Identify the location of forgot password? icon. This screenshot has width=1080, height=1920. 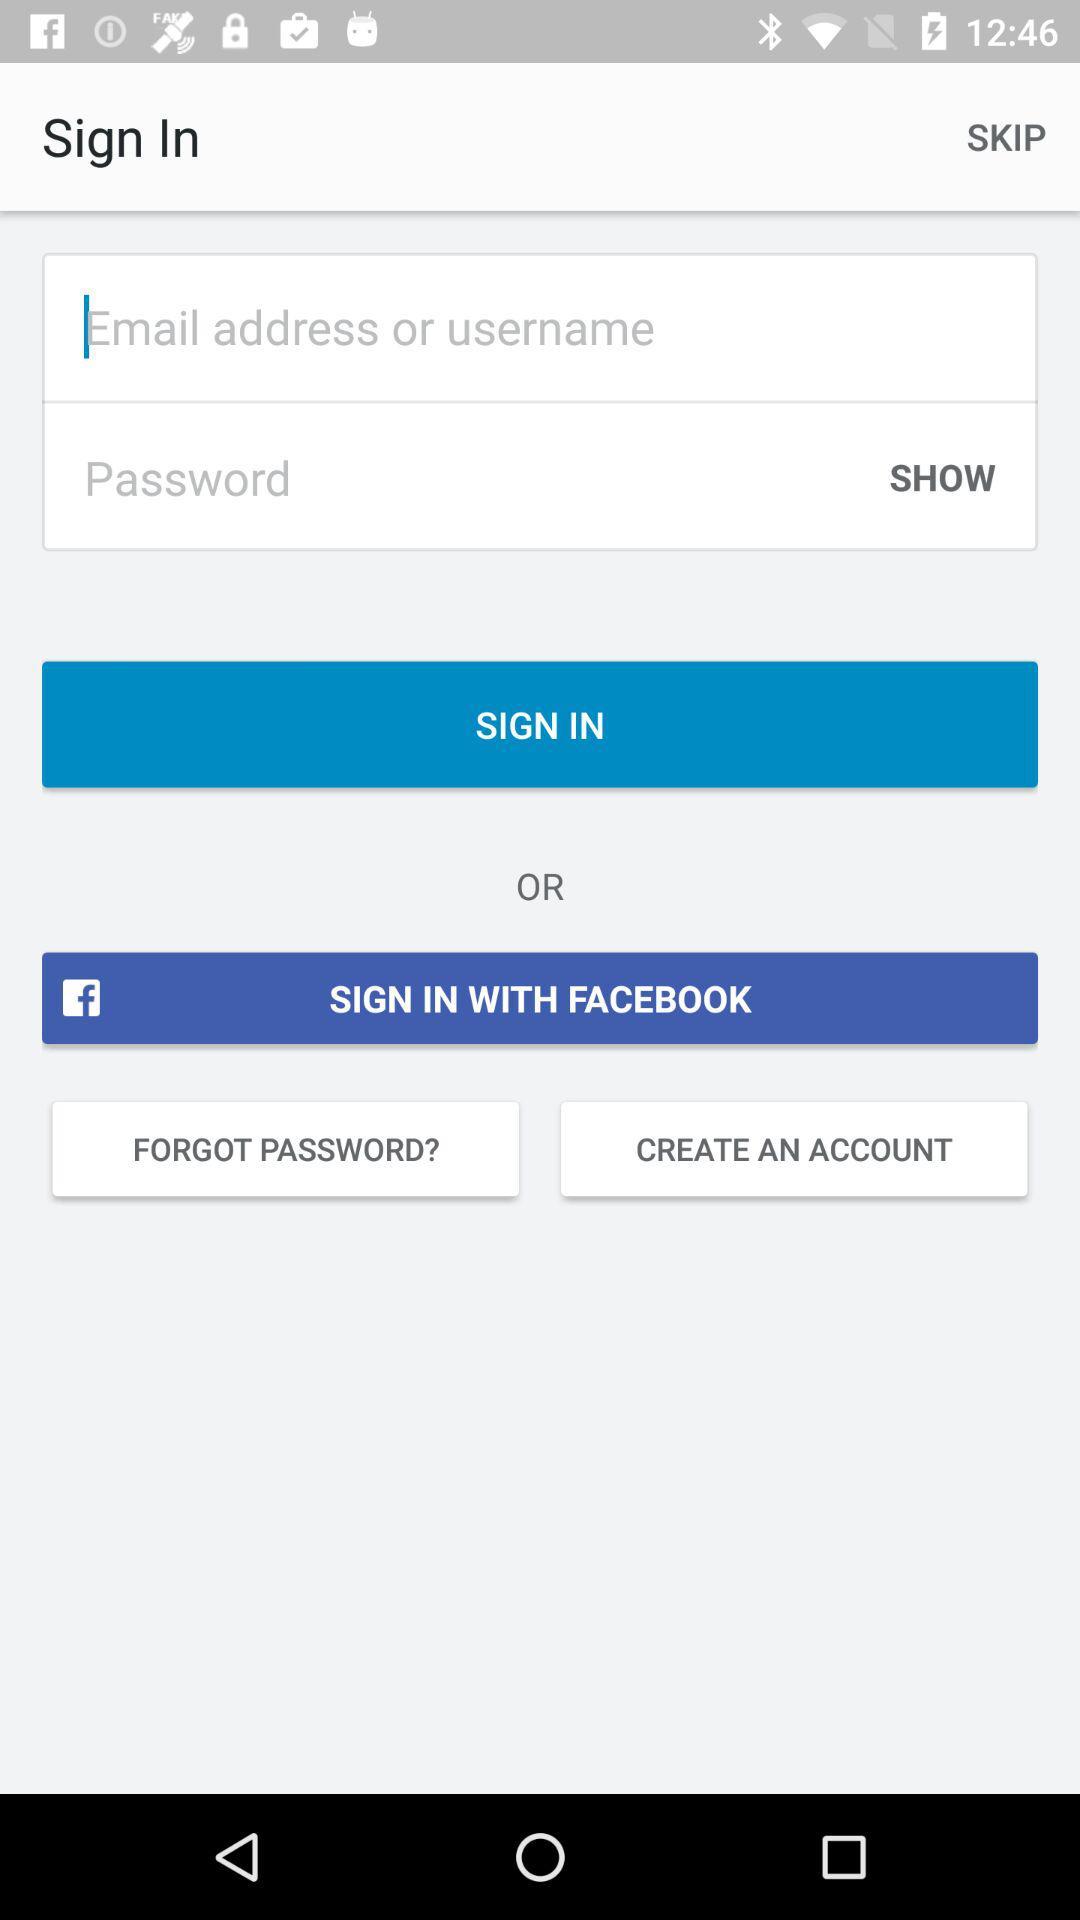
(285, 1148).